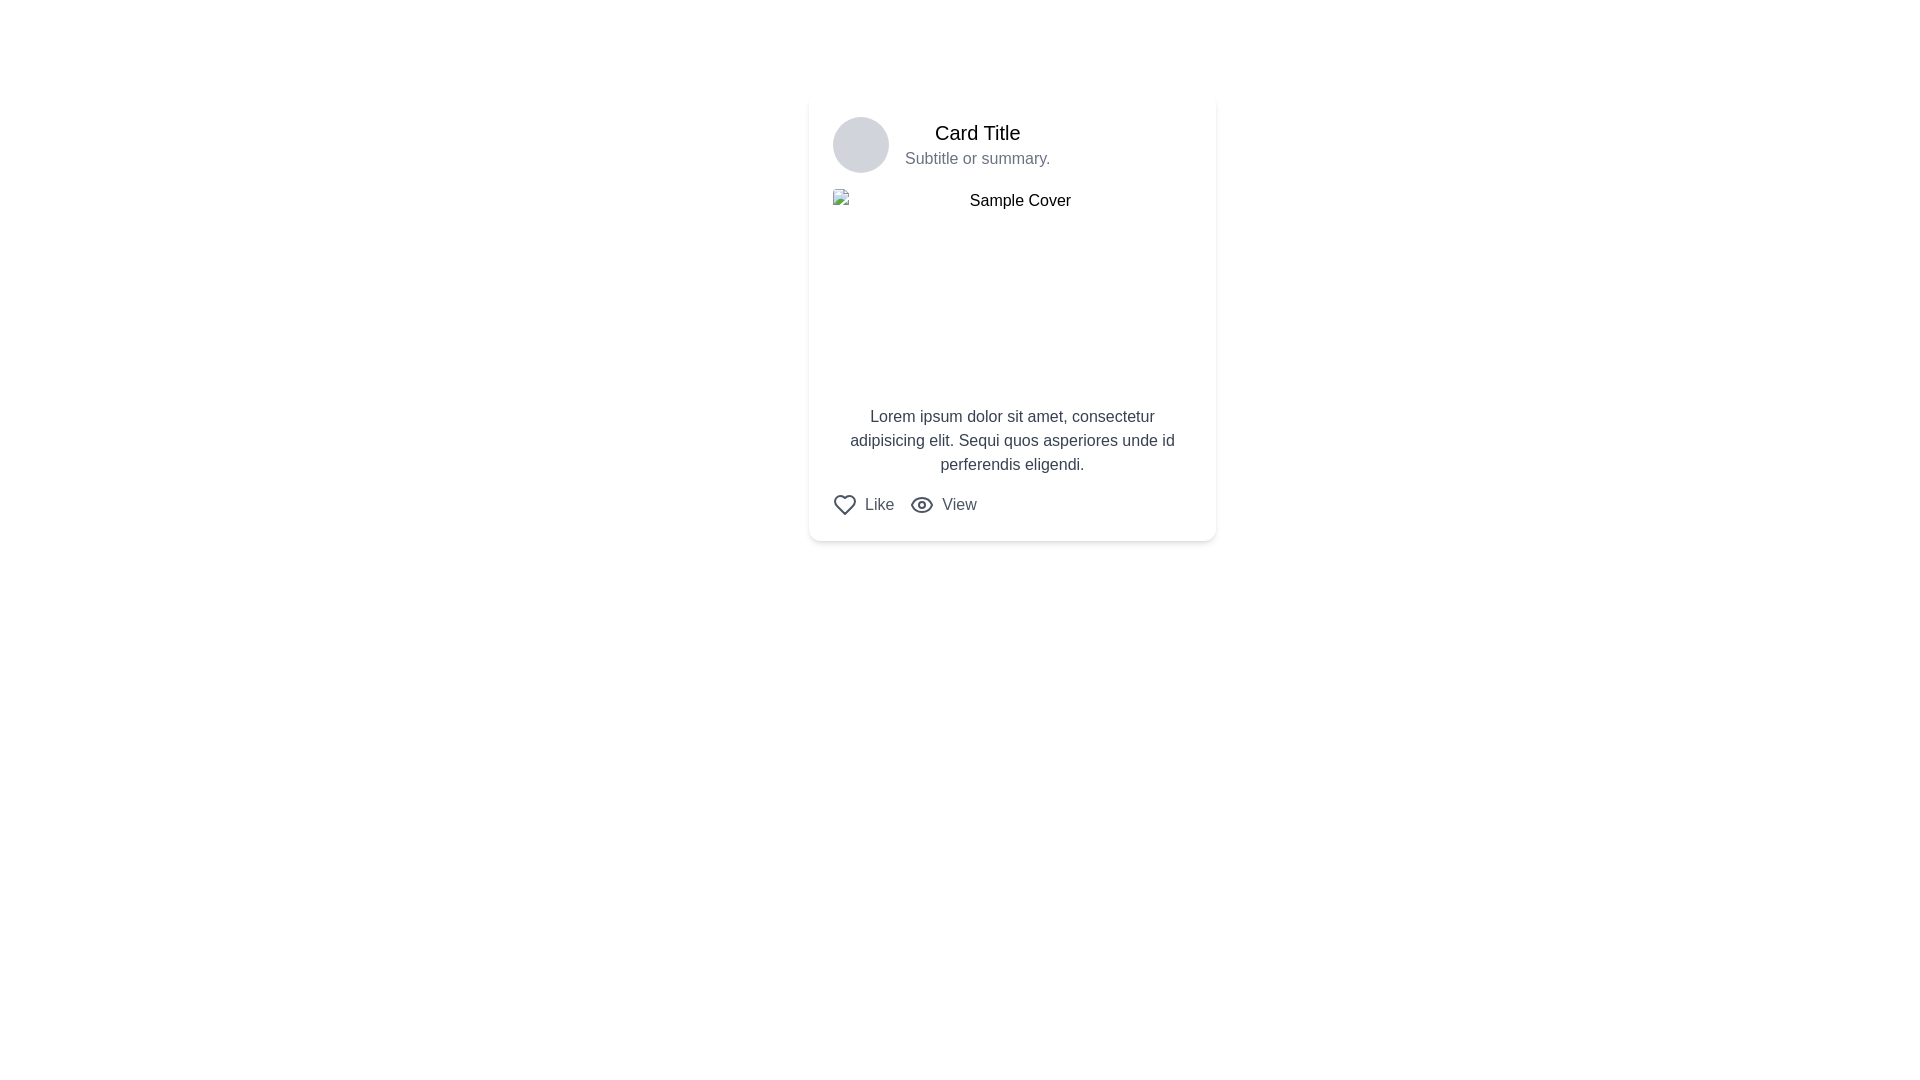 This screenshot has height=1080, width=1920. Describe the element at coordinates (958, 504) in the screenshot. I see `the 'View' button text located within the interactive UI component, positioned below the card's description and to the right of the 'eye' icon` at that location.